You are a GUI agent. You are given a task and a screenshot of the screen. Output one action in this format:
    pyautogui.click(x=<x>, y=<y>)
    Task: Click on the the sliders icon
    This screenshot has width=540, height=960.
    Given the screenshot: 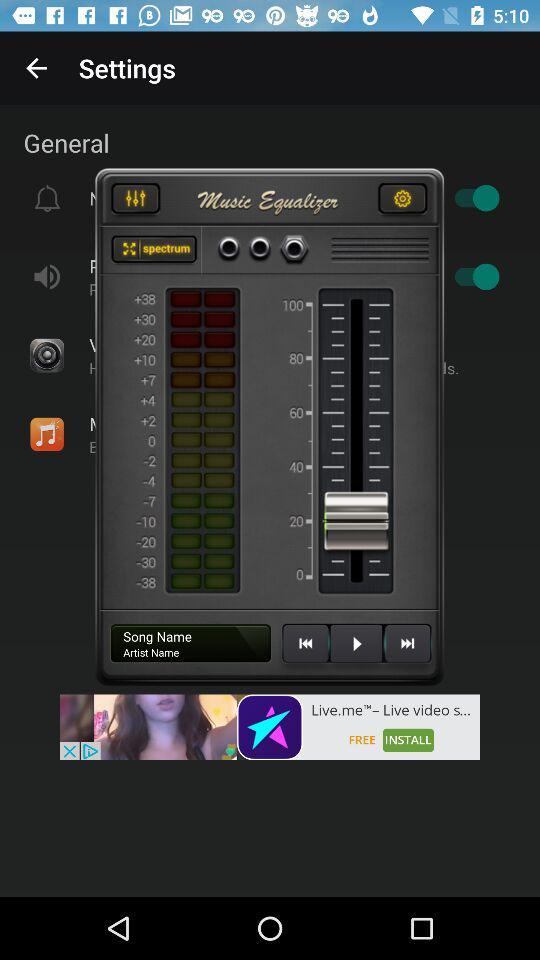 What is the action you would take?
    pyautogui.click(x=135, y=201)
    